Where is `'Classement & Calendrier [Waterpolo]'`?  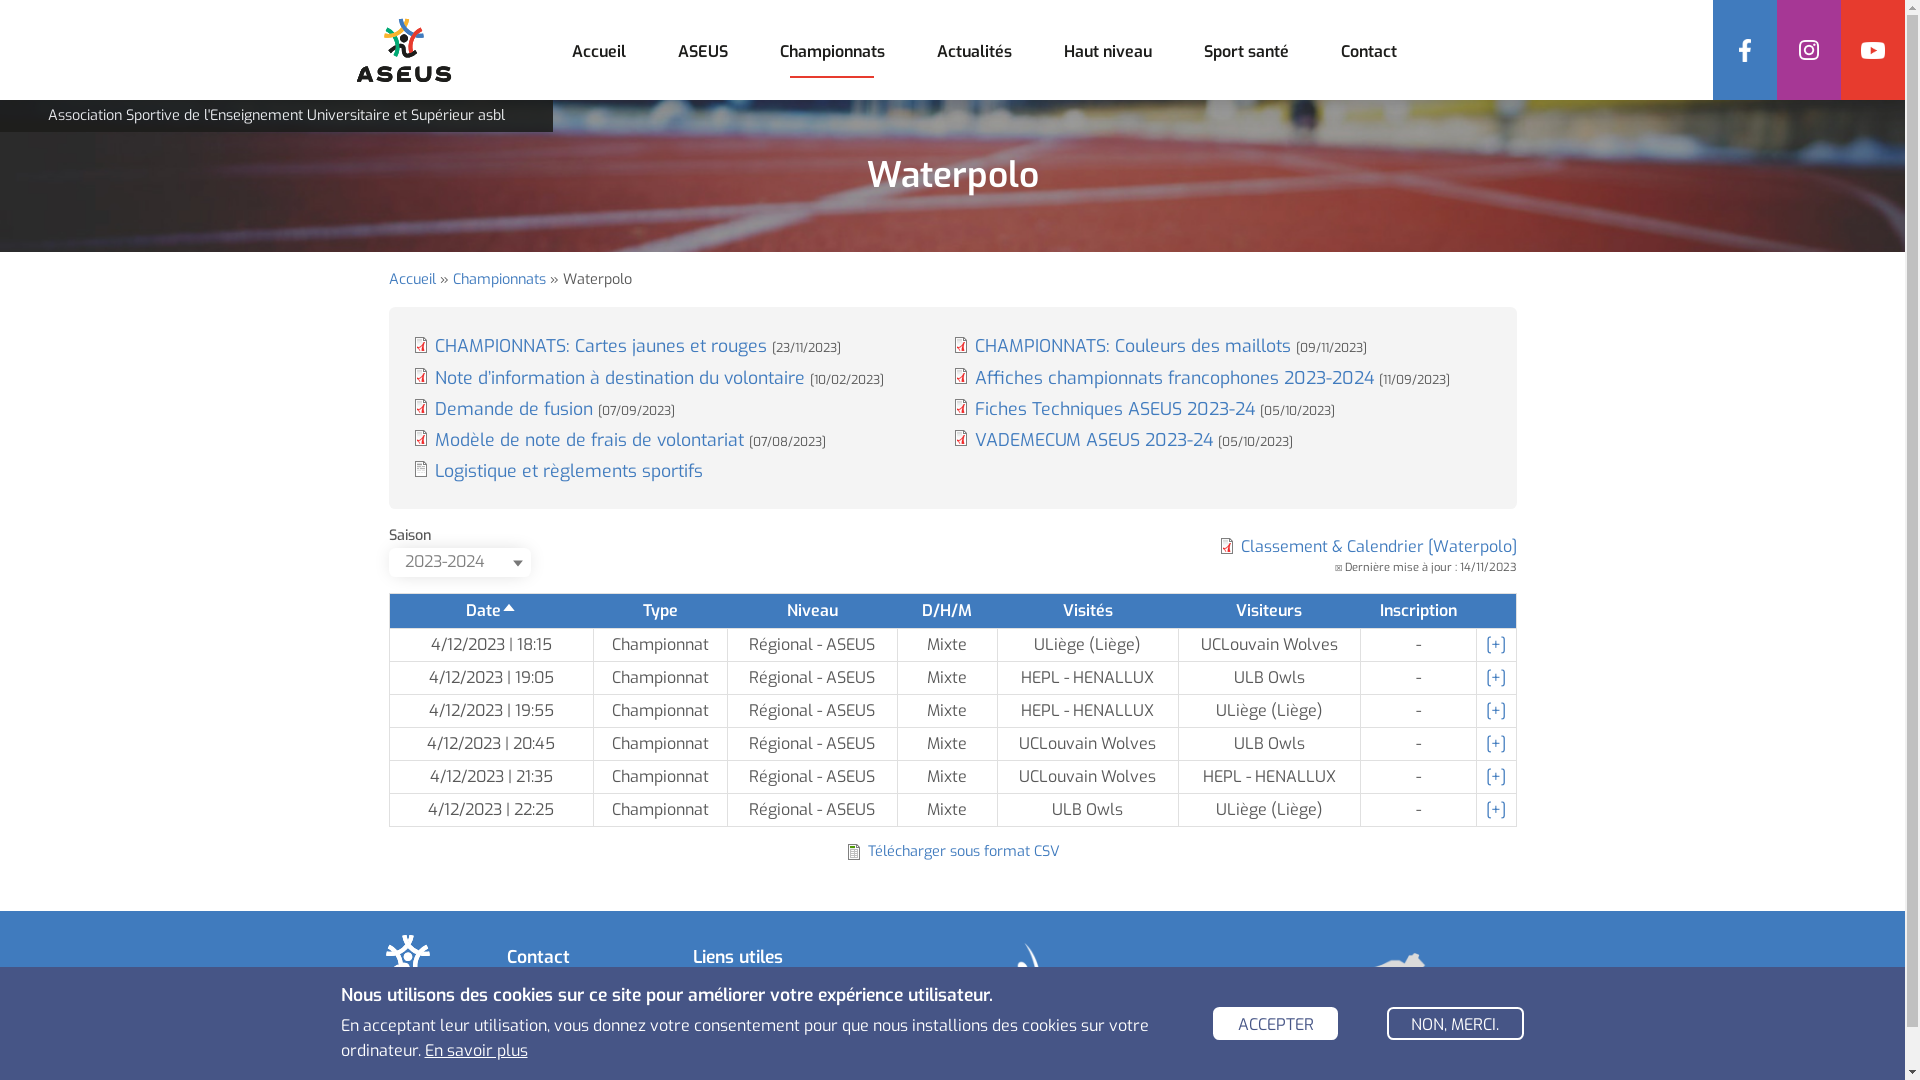 'Classement & Calendrier [Waterpolo]' is located at coordinates (1366, 546).